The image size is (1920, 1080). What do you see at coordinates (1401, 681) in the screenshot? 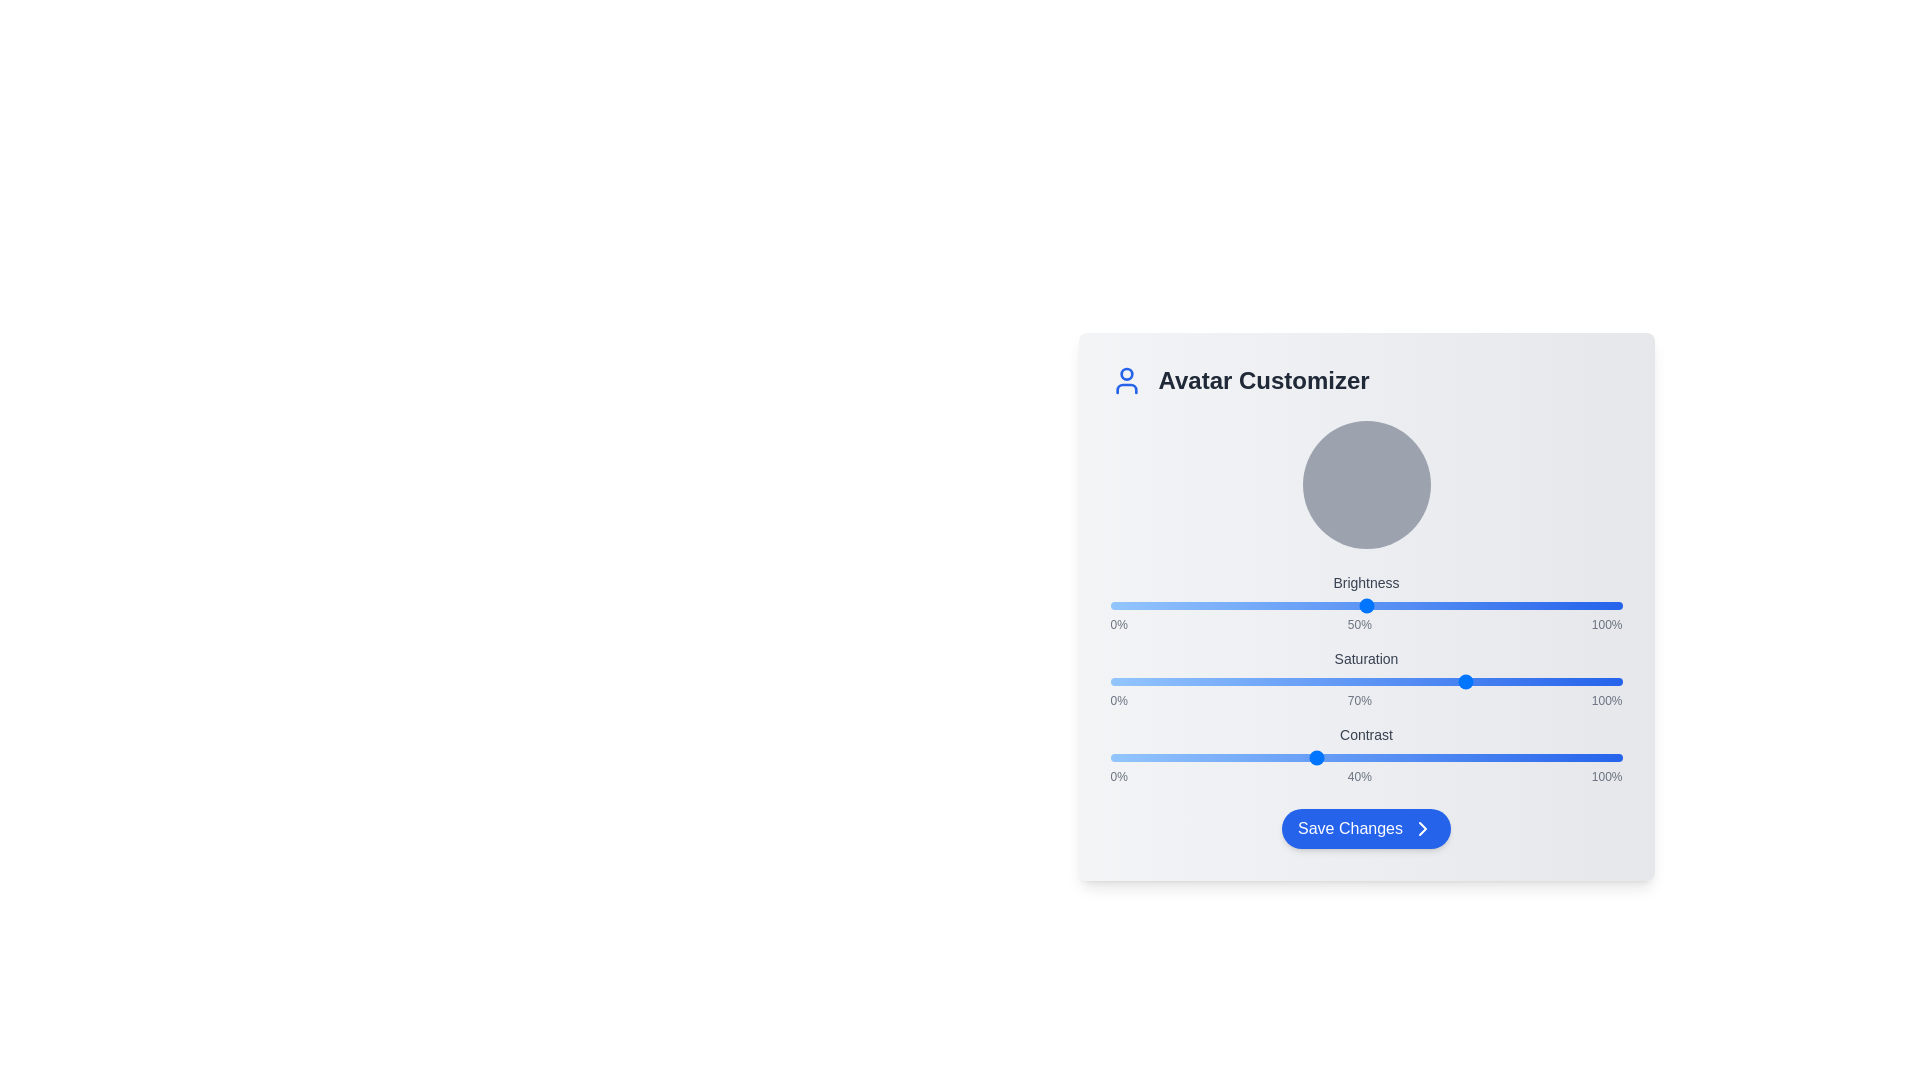
I see `the Saturation slider to 57%` at bounding box center [1401, 681].